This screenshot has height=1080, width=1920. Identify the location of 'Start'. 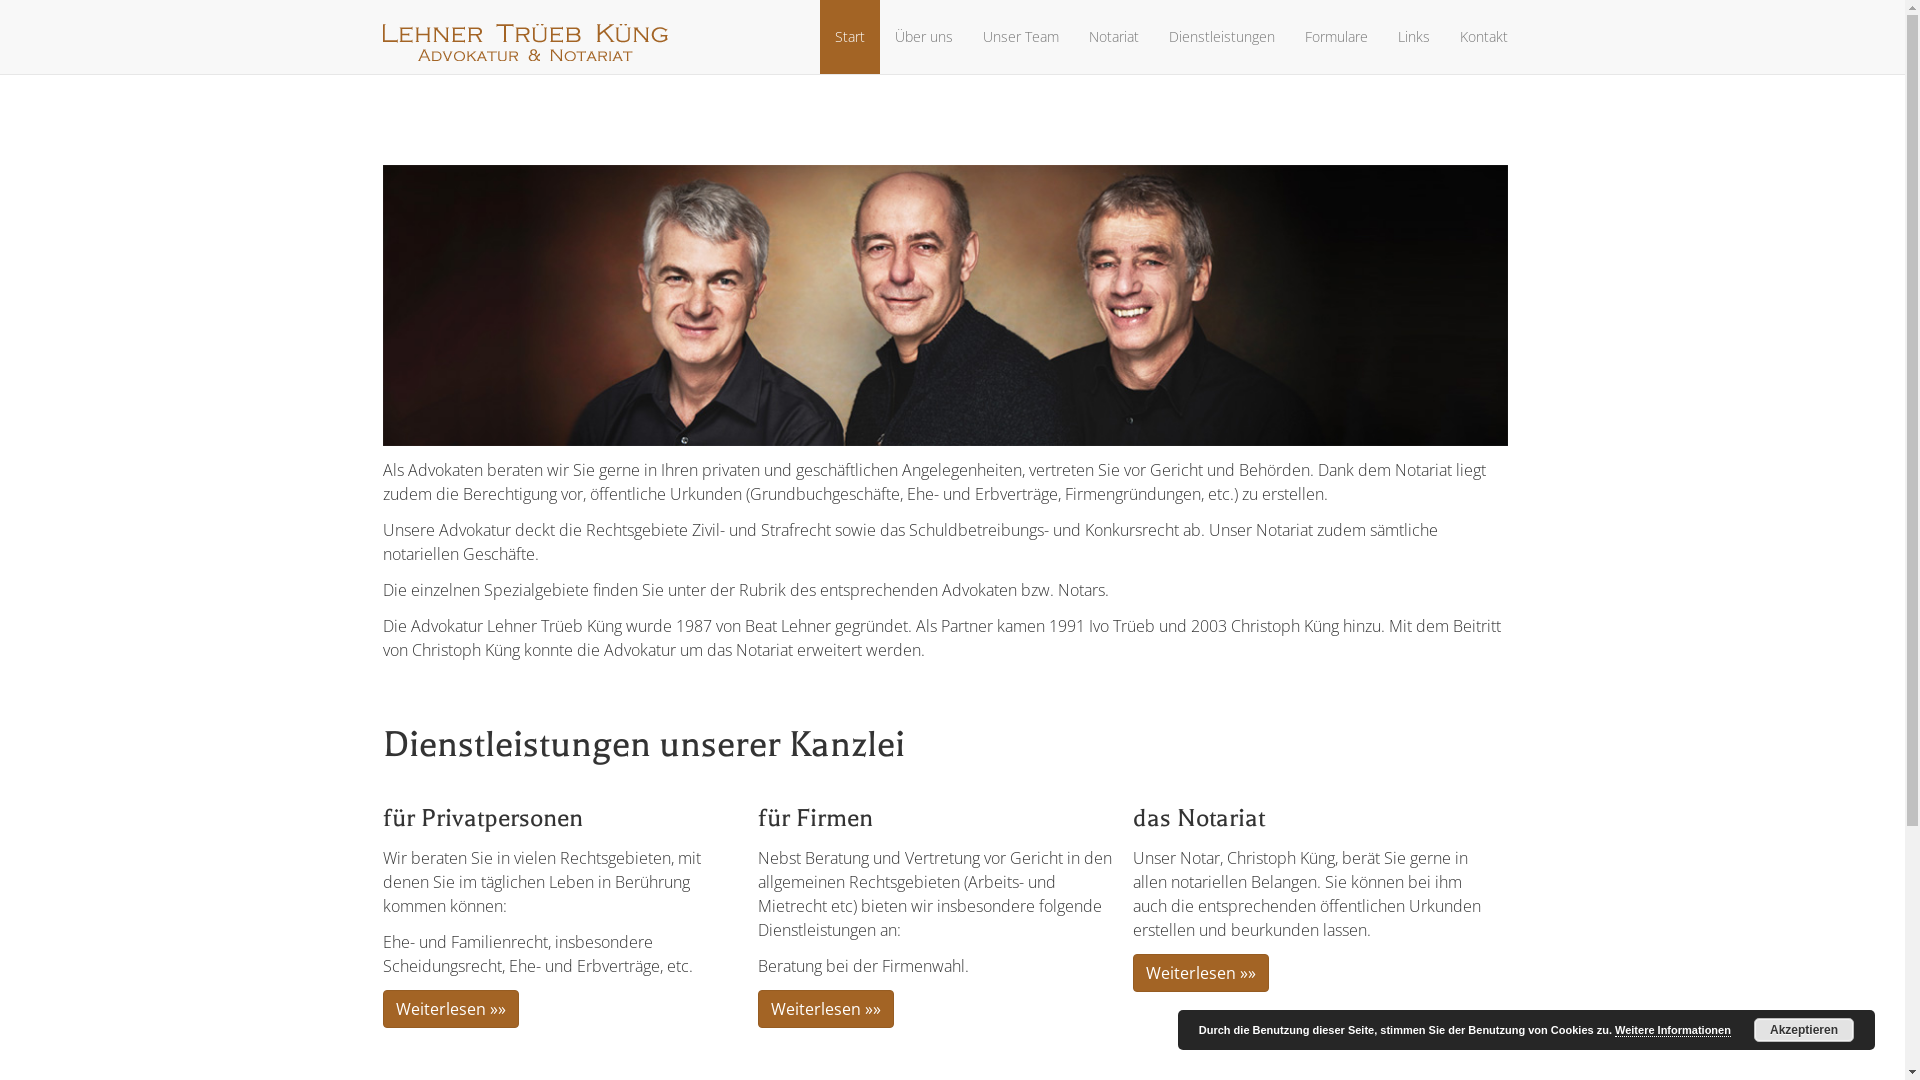
(849, 37).